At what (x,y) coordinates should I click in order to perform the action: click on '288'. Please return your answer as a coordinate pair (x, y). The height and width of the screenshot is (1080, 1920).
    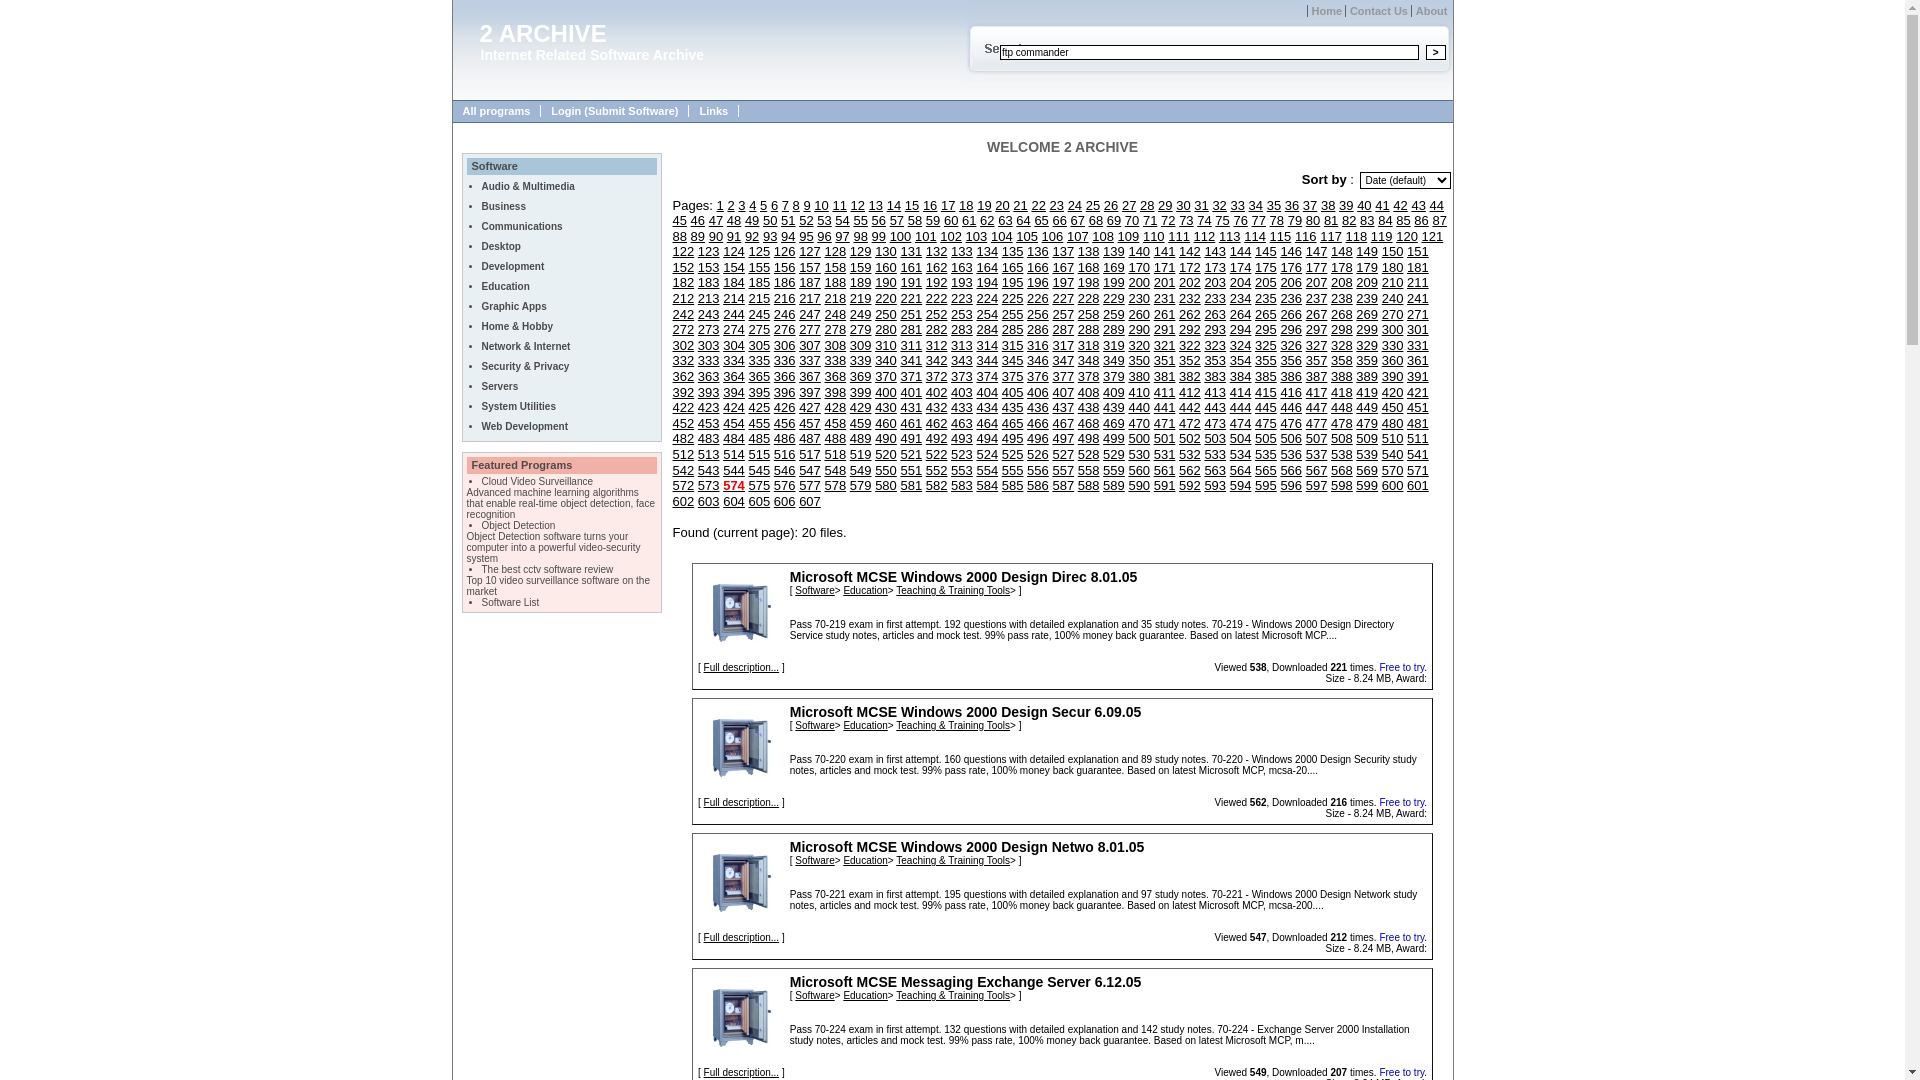
    Looking at the image, I should click on (1088, 328).